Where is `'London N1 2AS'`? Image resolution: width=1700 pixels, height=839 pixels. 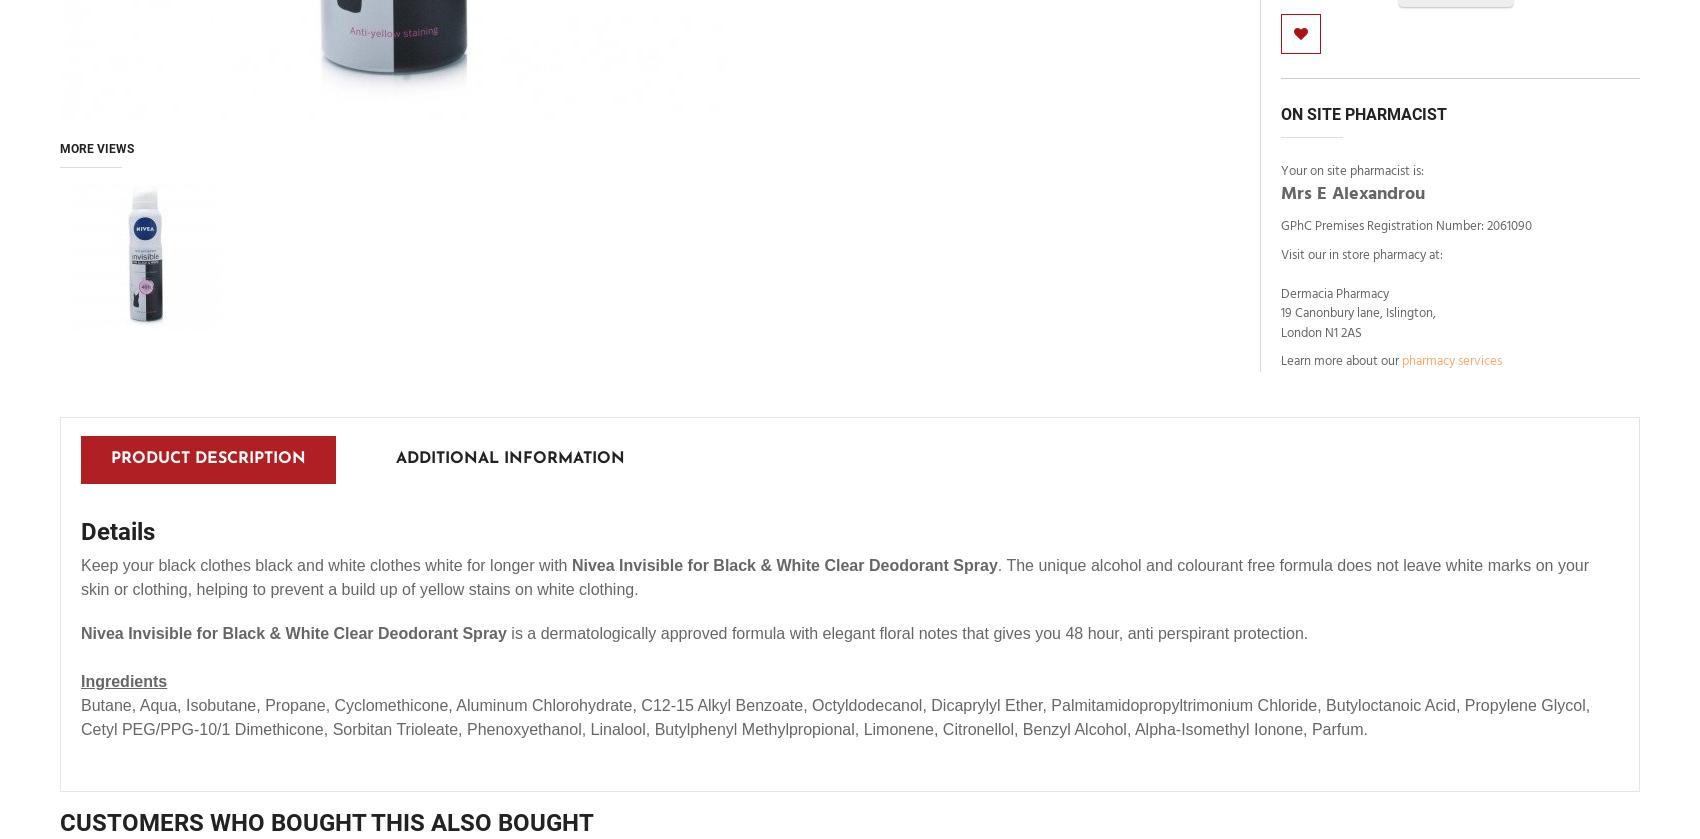
'London N1 2AS' is located at coordinates (1321, 332).